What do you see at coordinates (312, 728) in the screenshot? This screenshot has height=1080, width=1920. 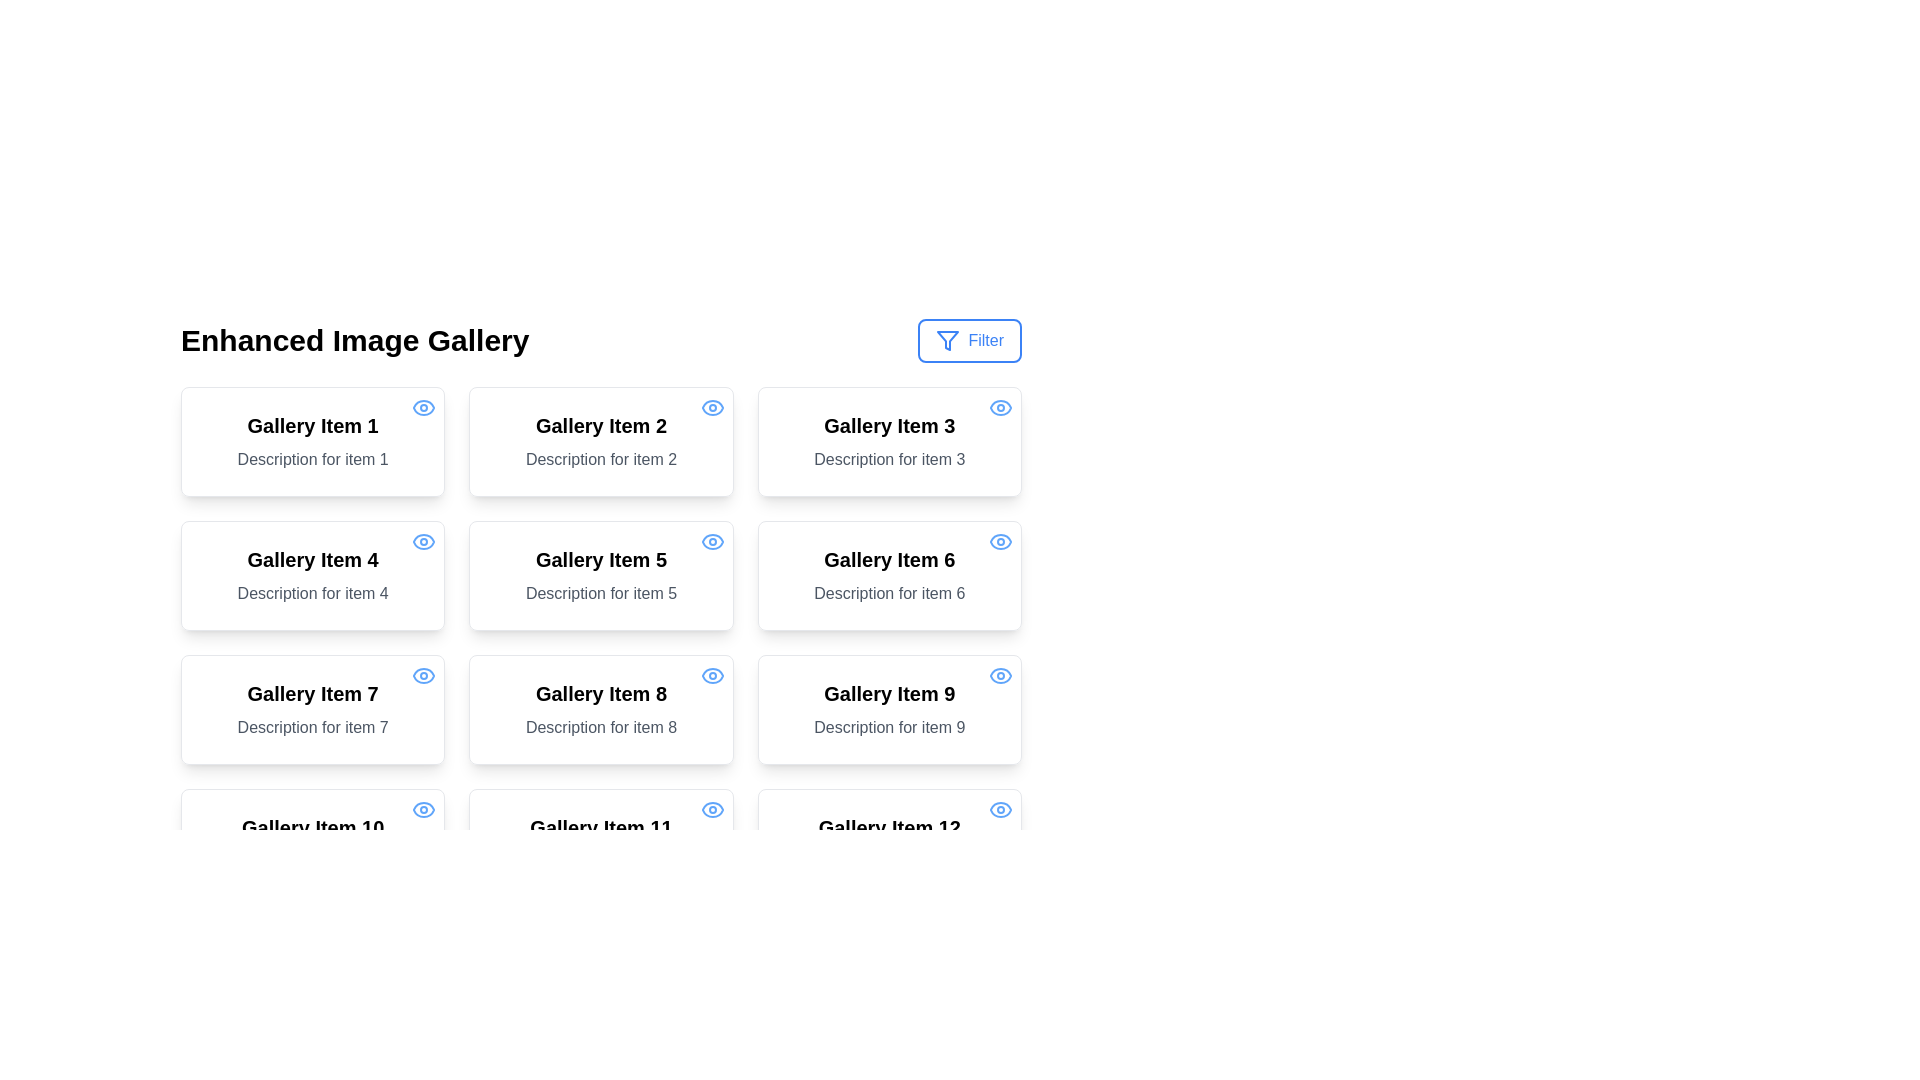 I see `the Text label containing the text 'Description for item 7' which is styled in a regular serif font and positioned below the title 'Gallery Item 7'` at bounding box center [312, 728].